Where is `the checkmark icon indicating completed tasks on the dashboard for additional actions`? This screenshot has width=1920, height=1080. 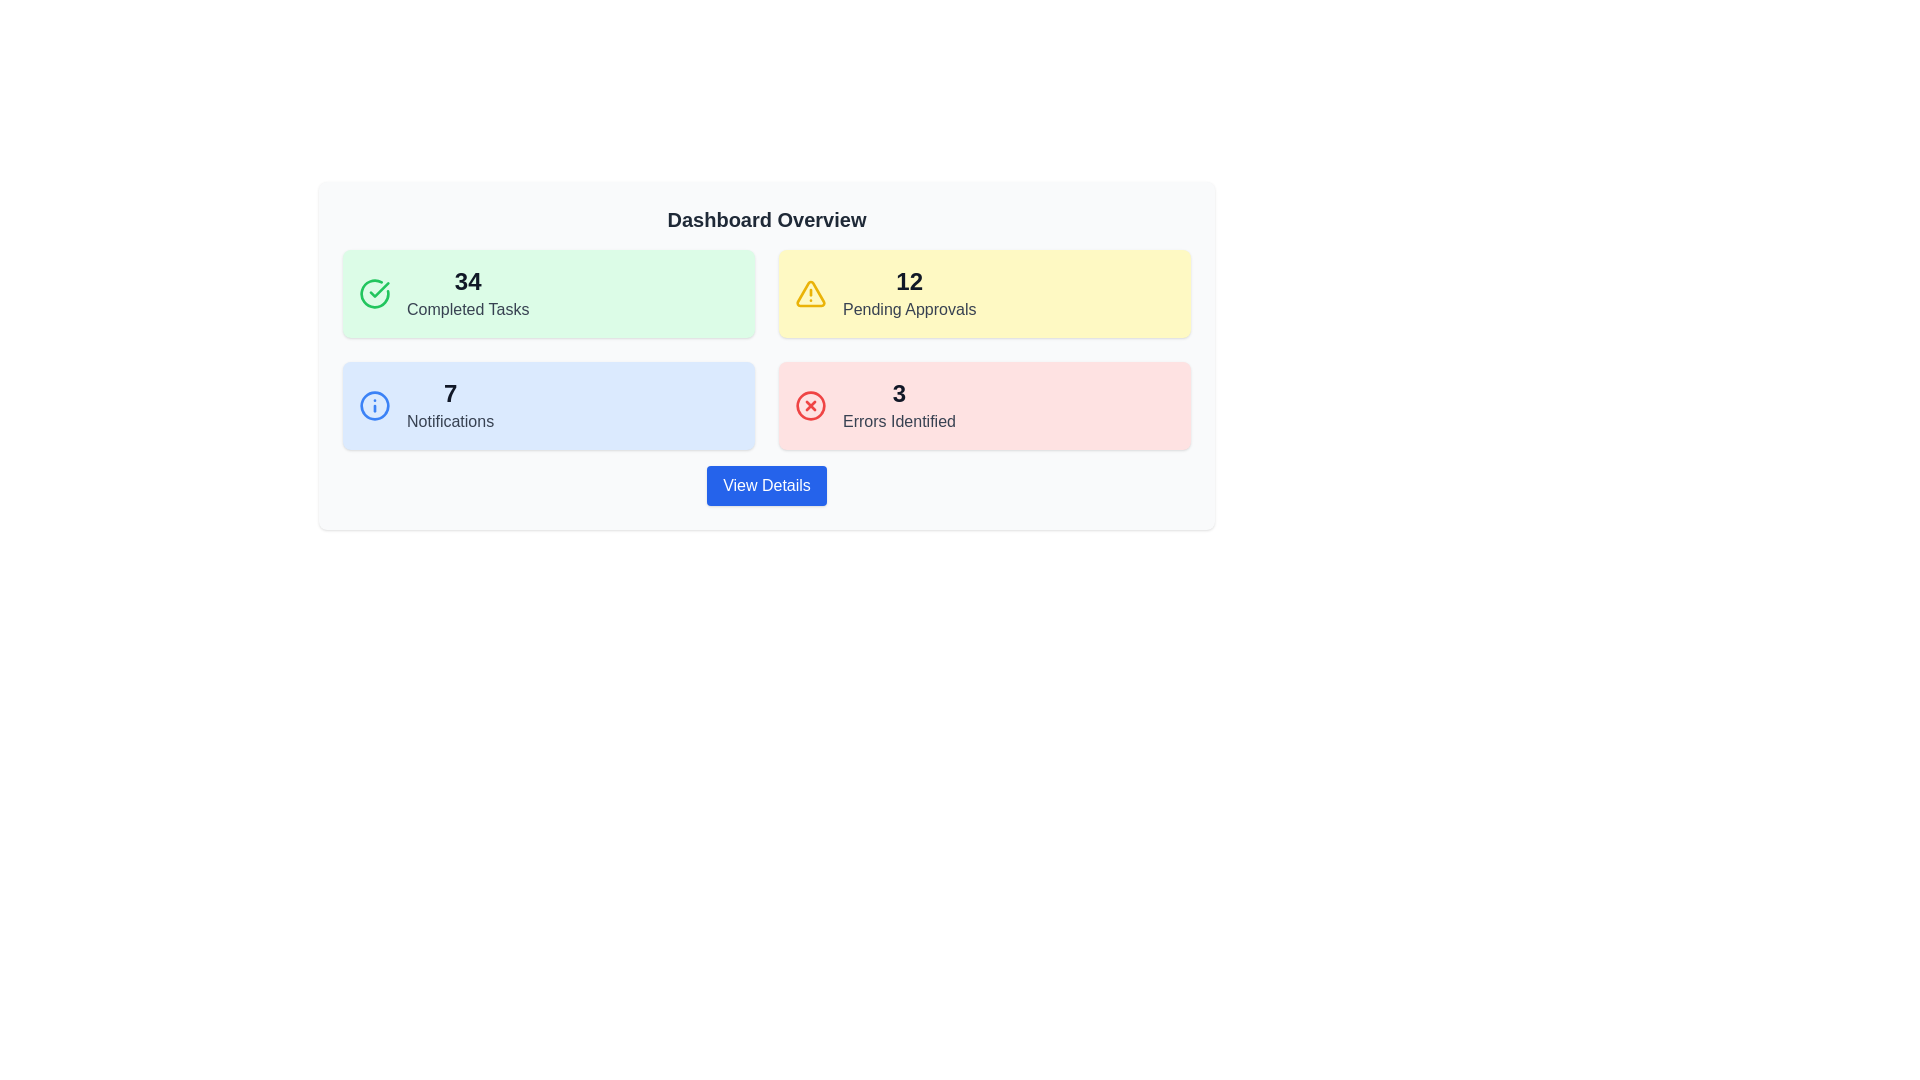 the checkmark icon indicating completed tasks on the dashboard for additional actions is located at coordinates (379, 289).